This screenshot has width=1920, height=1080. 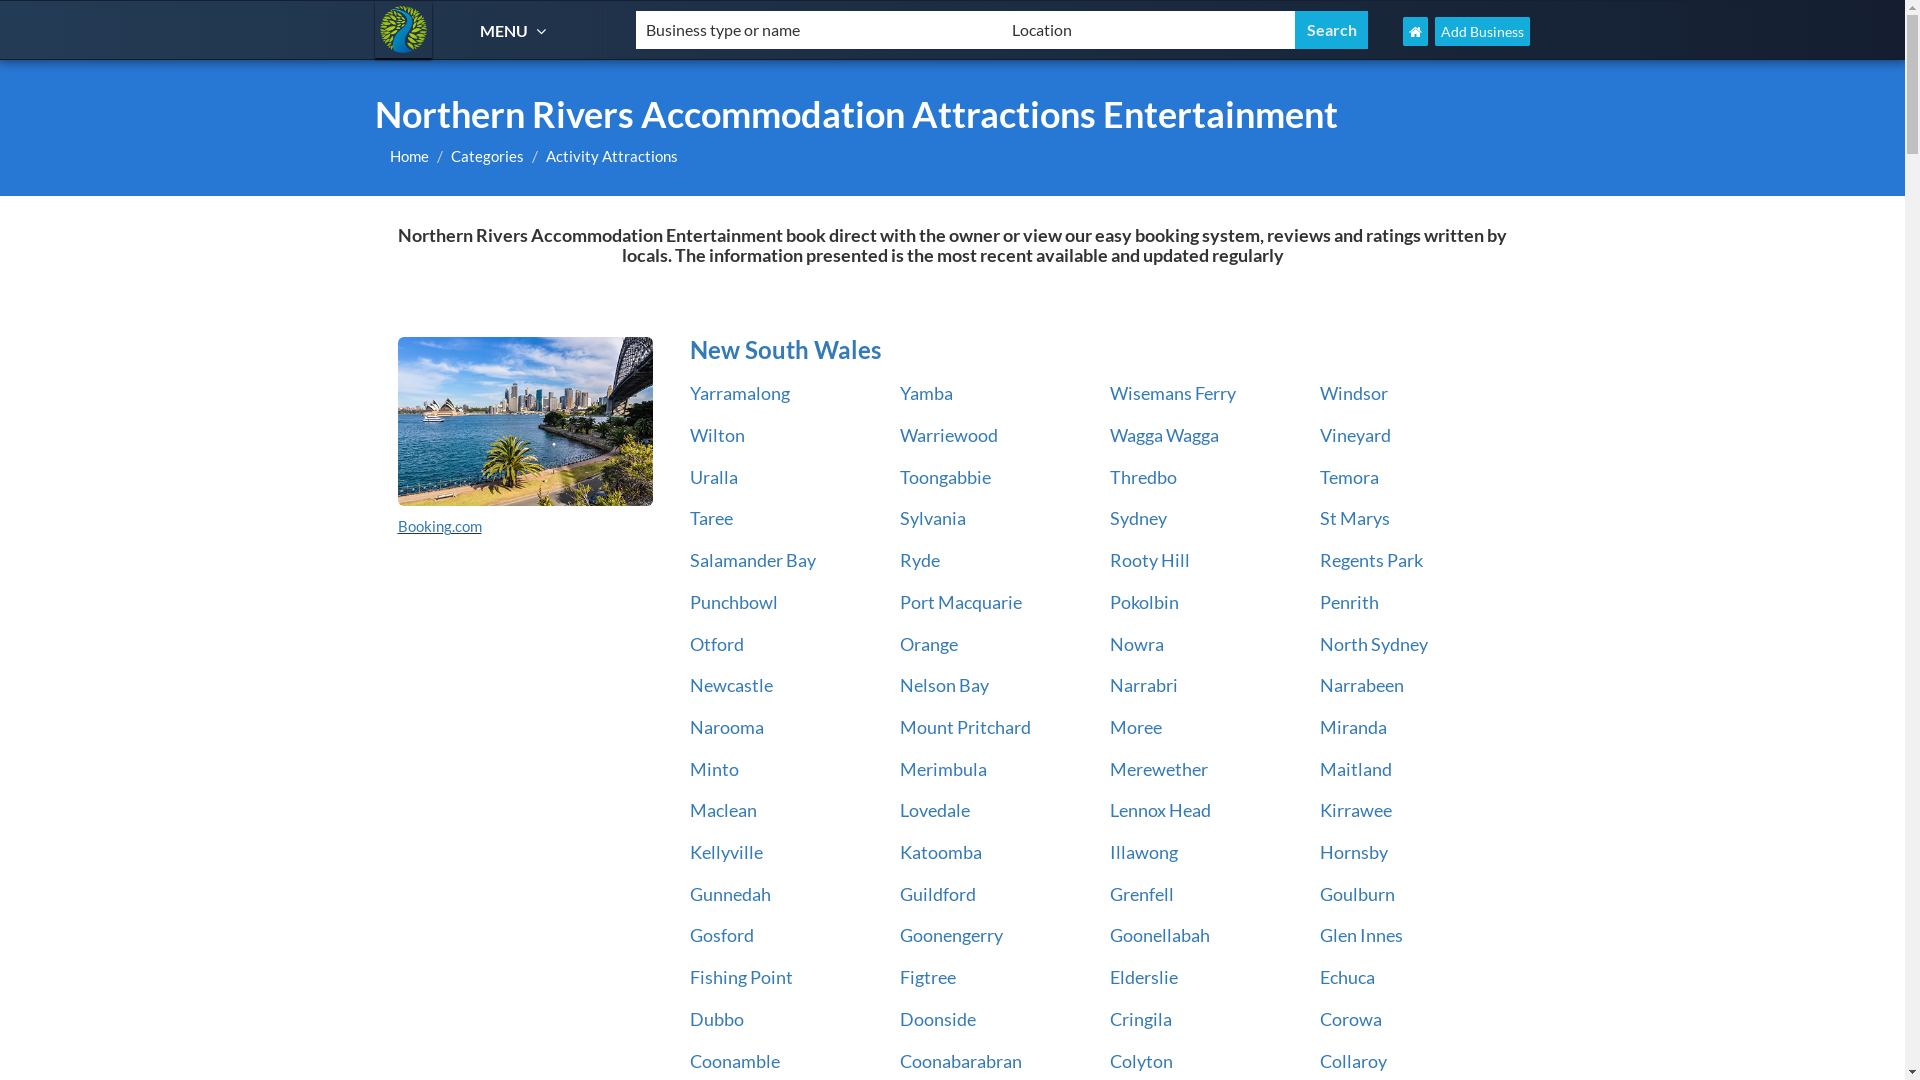 I want to click on 'Salamander Bay', so click(x=690, y=559).